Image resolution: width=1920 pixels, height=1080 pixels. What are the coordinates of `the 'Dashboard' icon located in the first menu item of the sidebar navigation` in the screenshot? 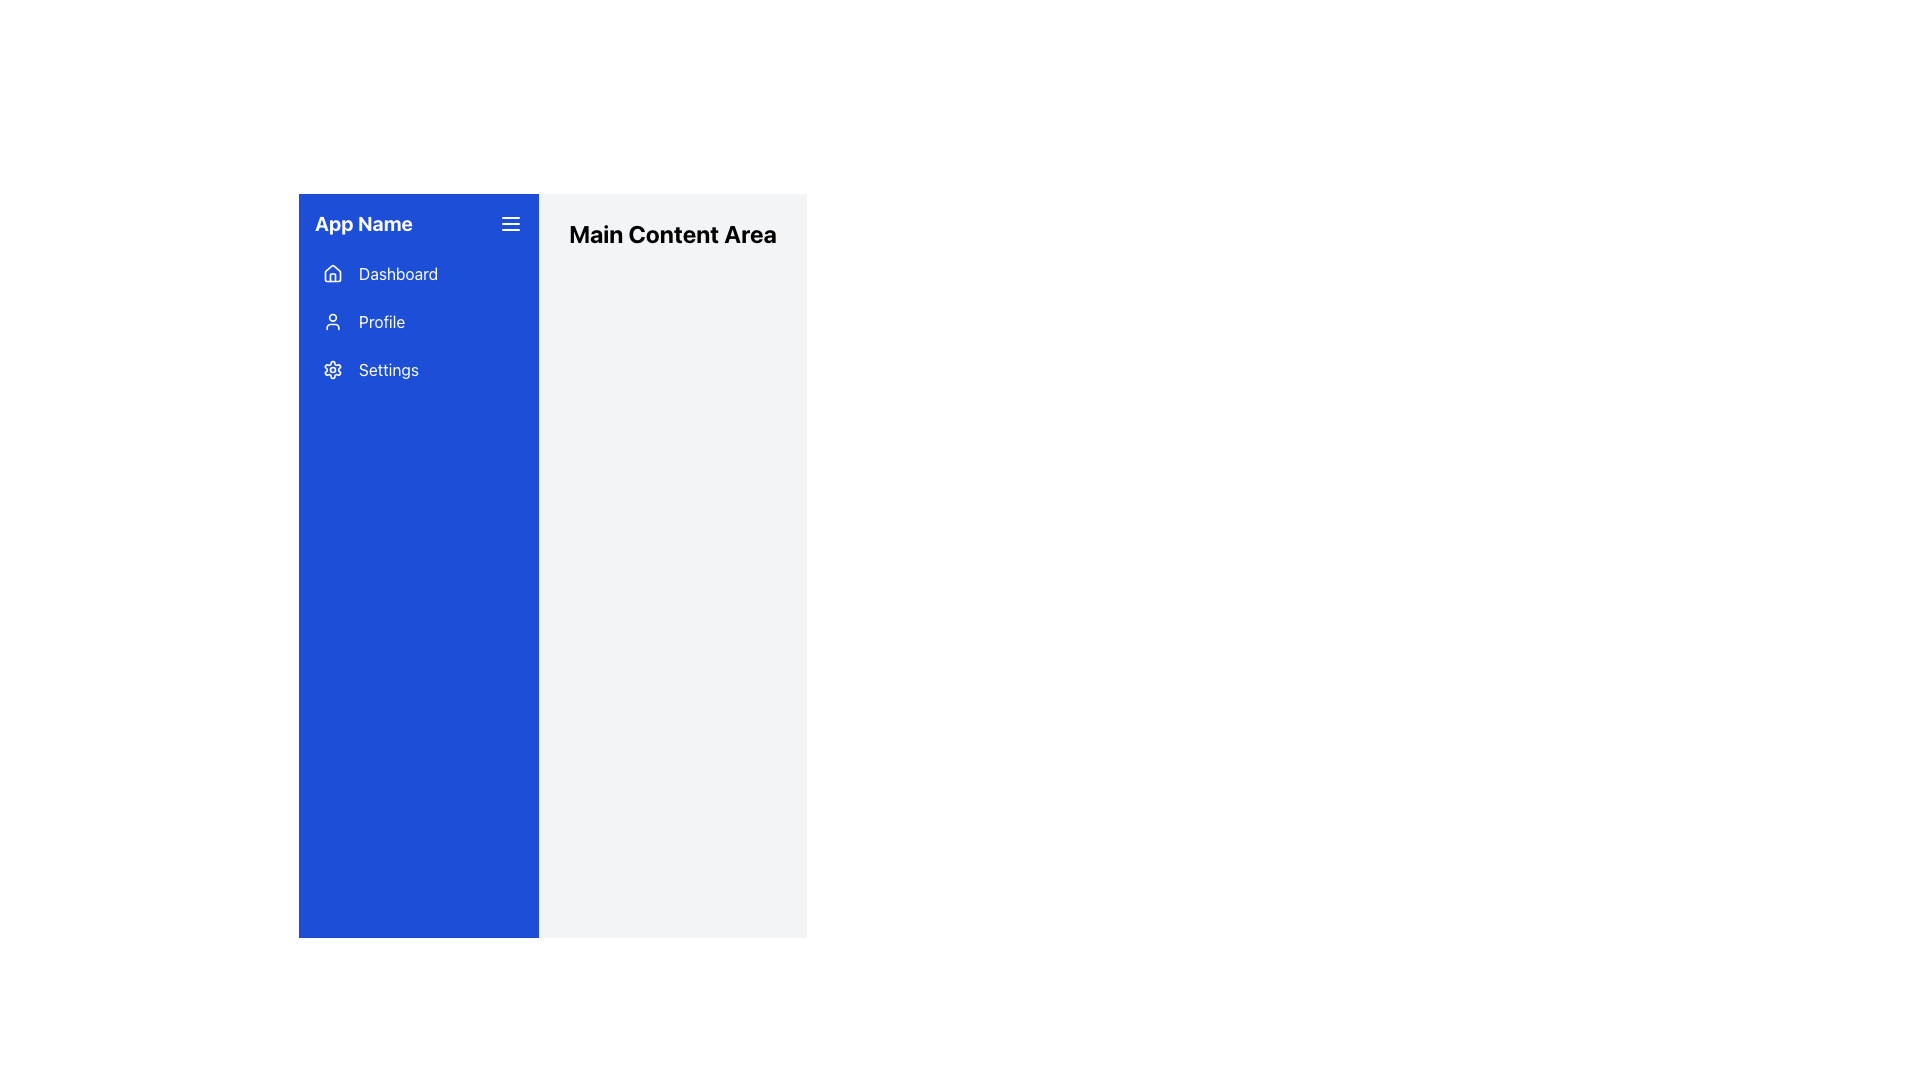 It's located at (332, 273).